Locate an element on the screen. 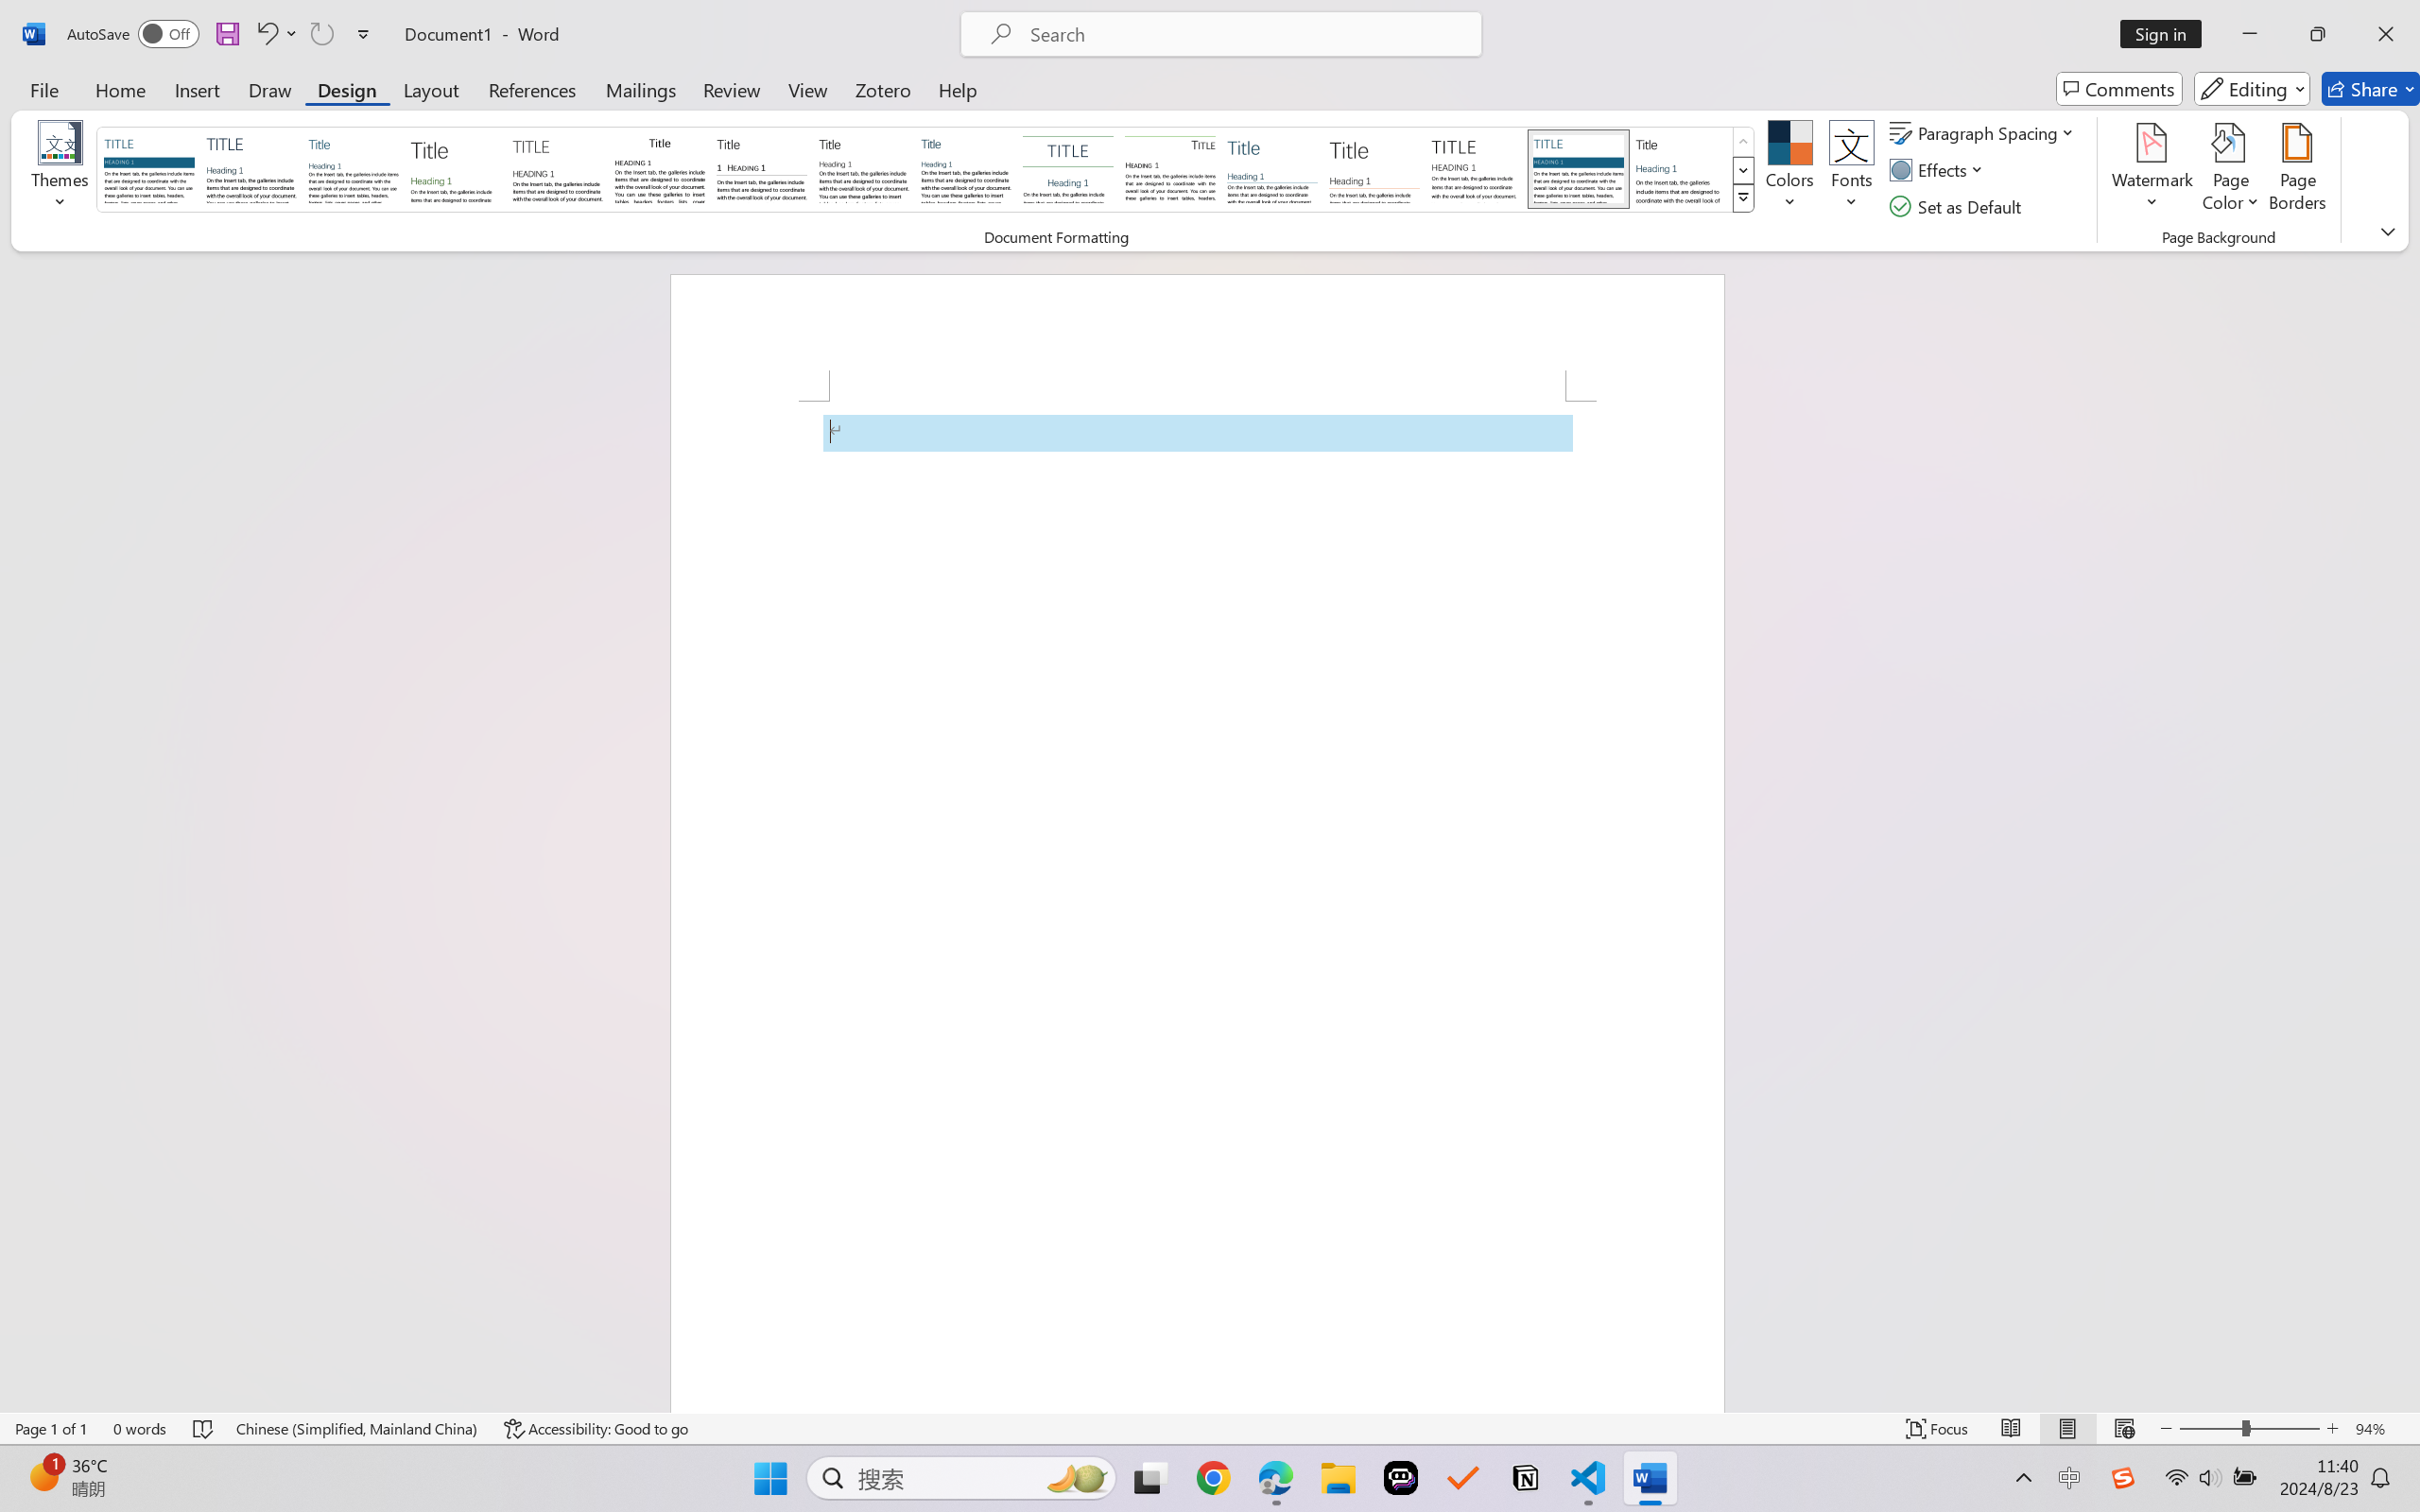 Image resolution: width=2420 pixels, height=1512 pixels. 'Effects' is located at coordinates (1940, 170).